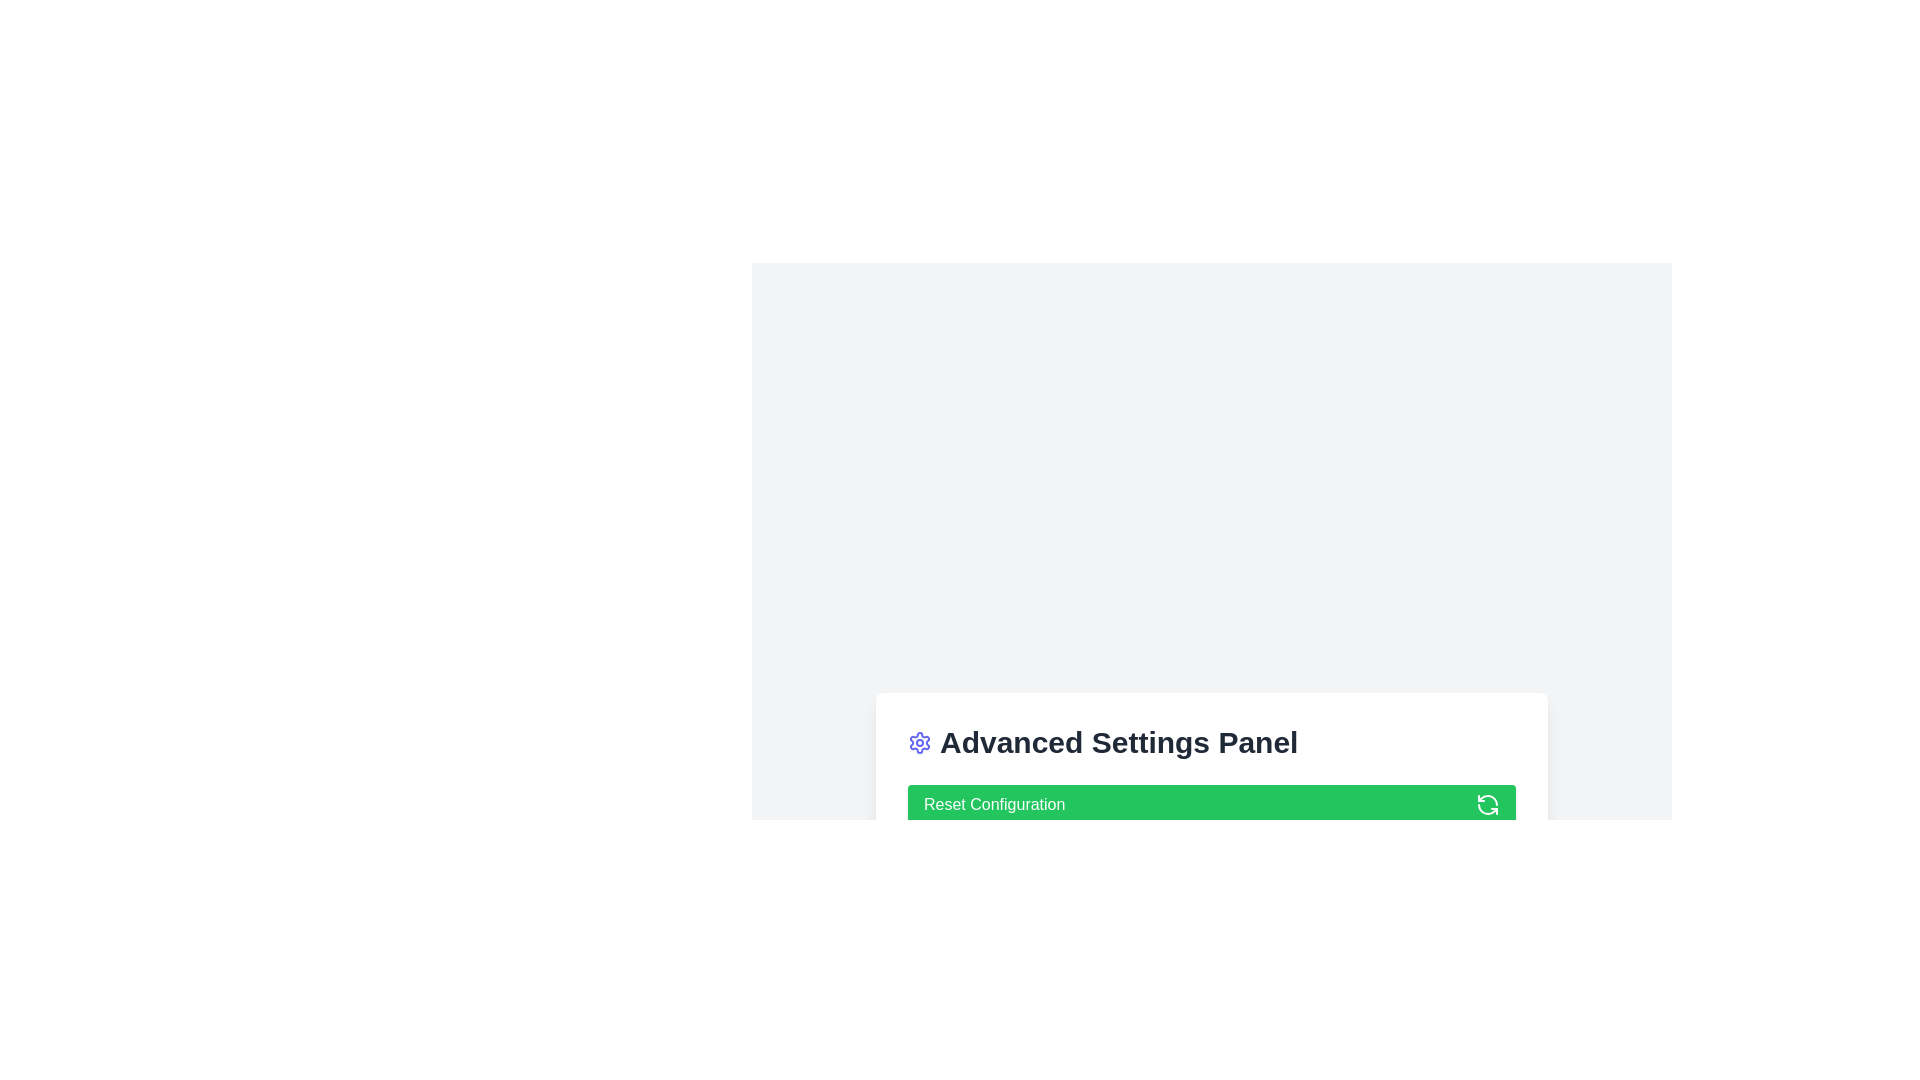 The width and height of the screenshot is (1920, 1080). I want to click on the small circular refresh arrow icon with a green background located at the rightmost end of the 'Reset Configuration' green button below the 'Advanced Settings Panel' heading, so click(1488, 804).